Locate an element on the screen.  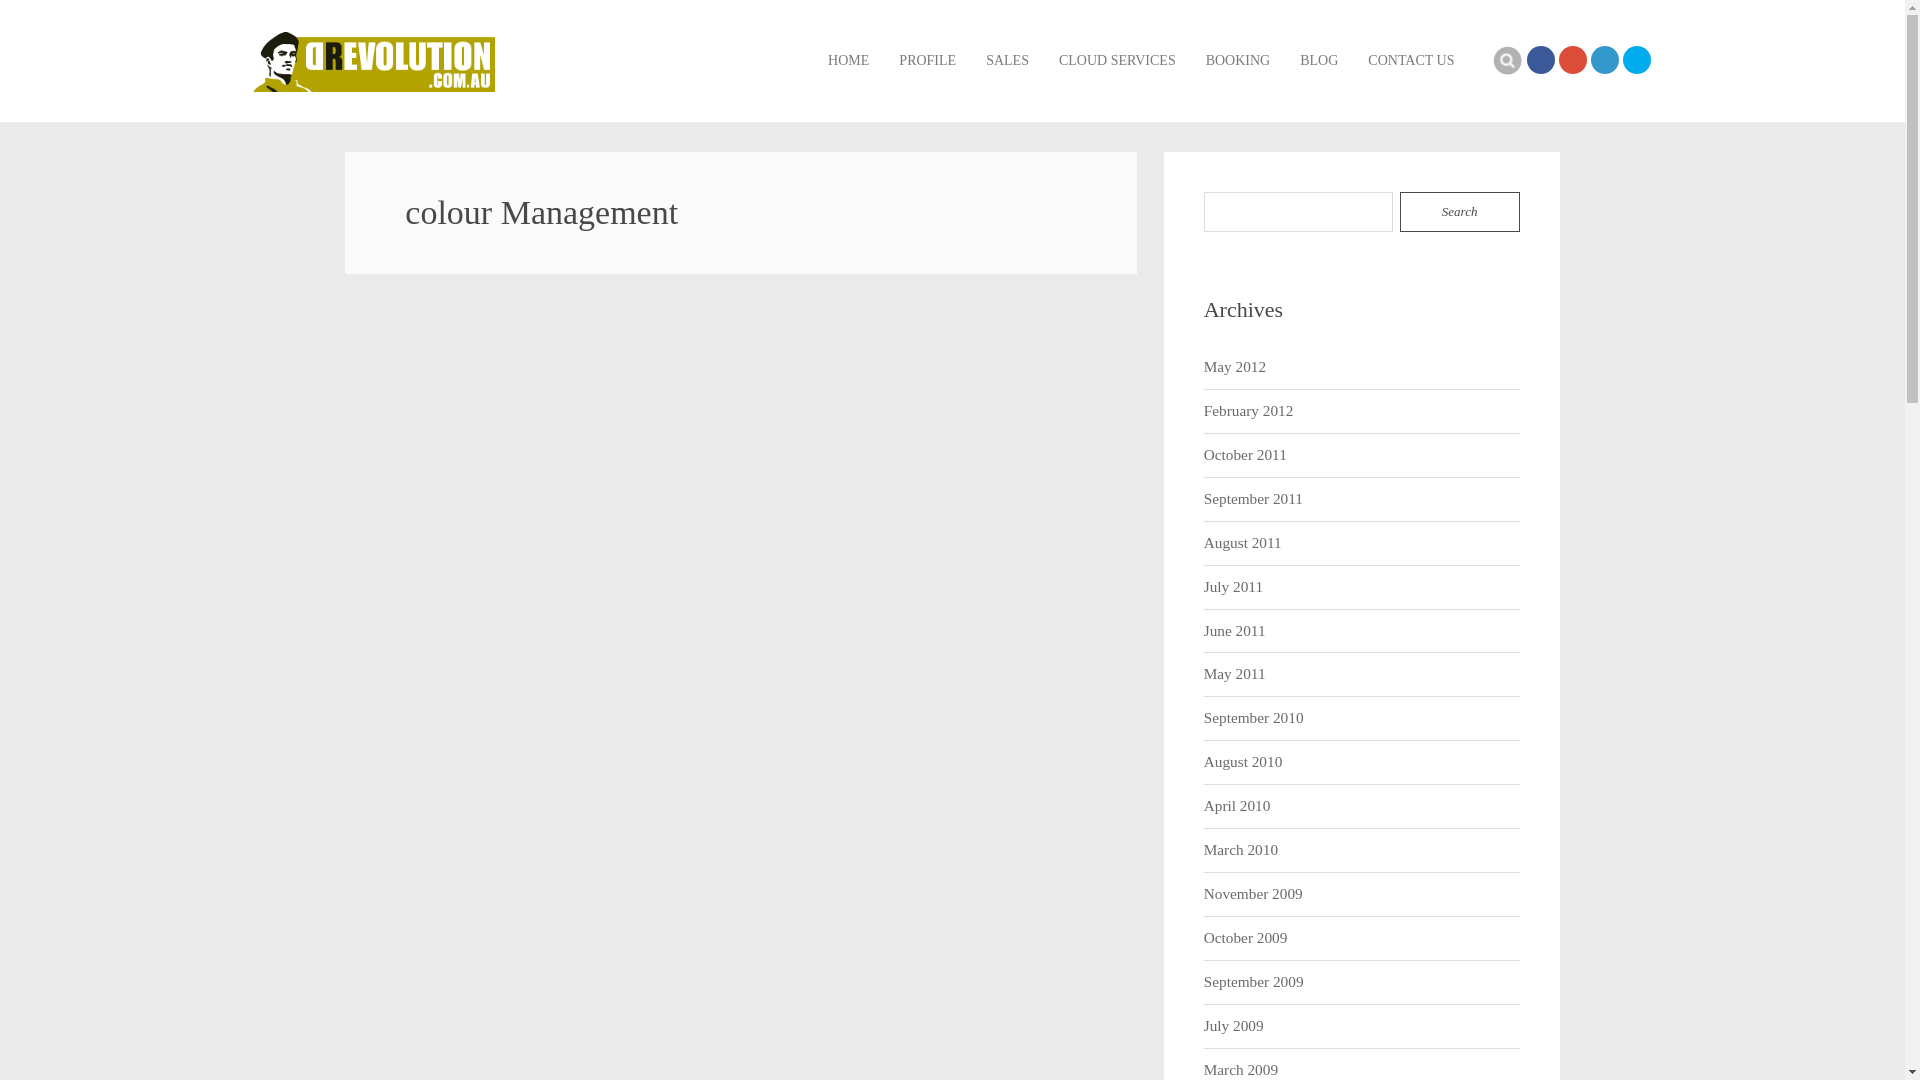
'Facebook' is located at coordinates (1539, 59).